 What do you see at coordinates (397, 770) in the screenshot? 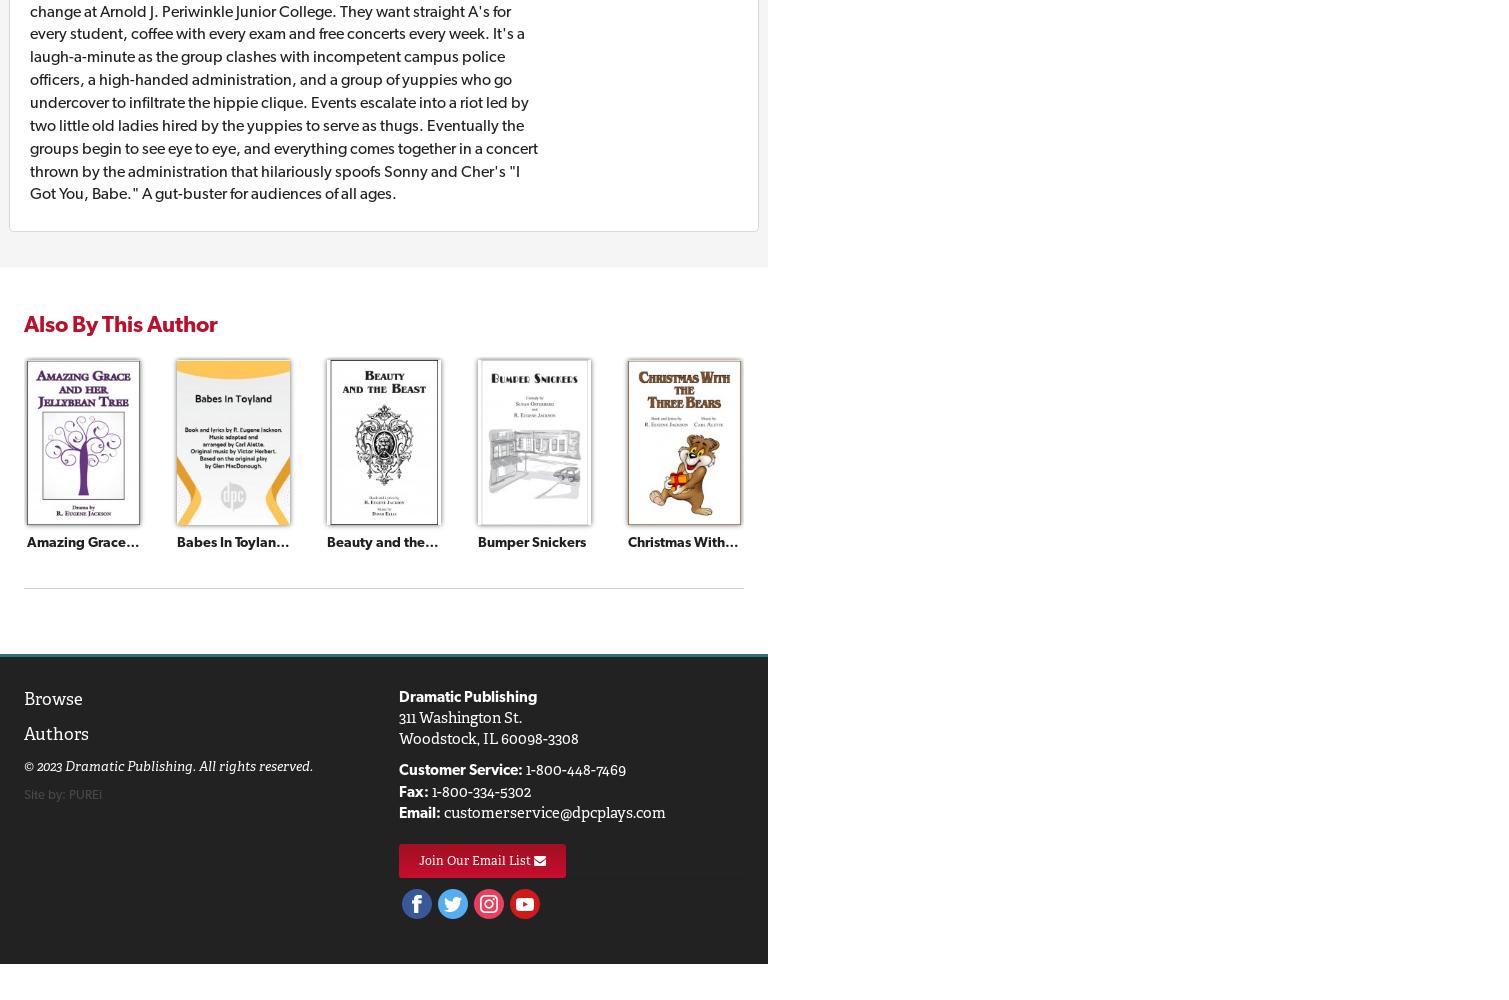
I see `'Customer Service:'` at bounding box center [397, 770].